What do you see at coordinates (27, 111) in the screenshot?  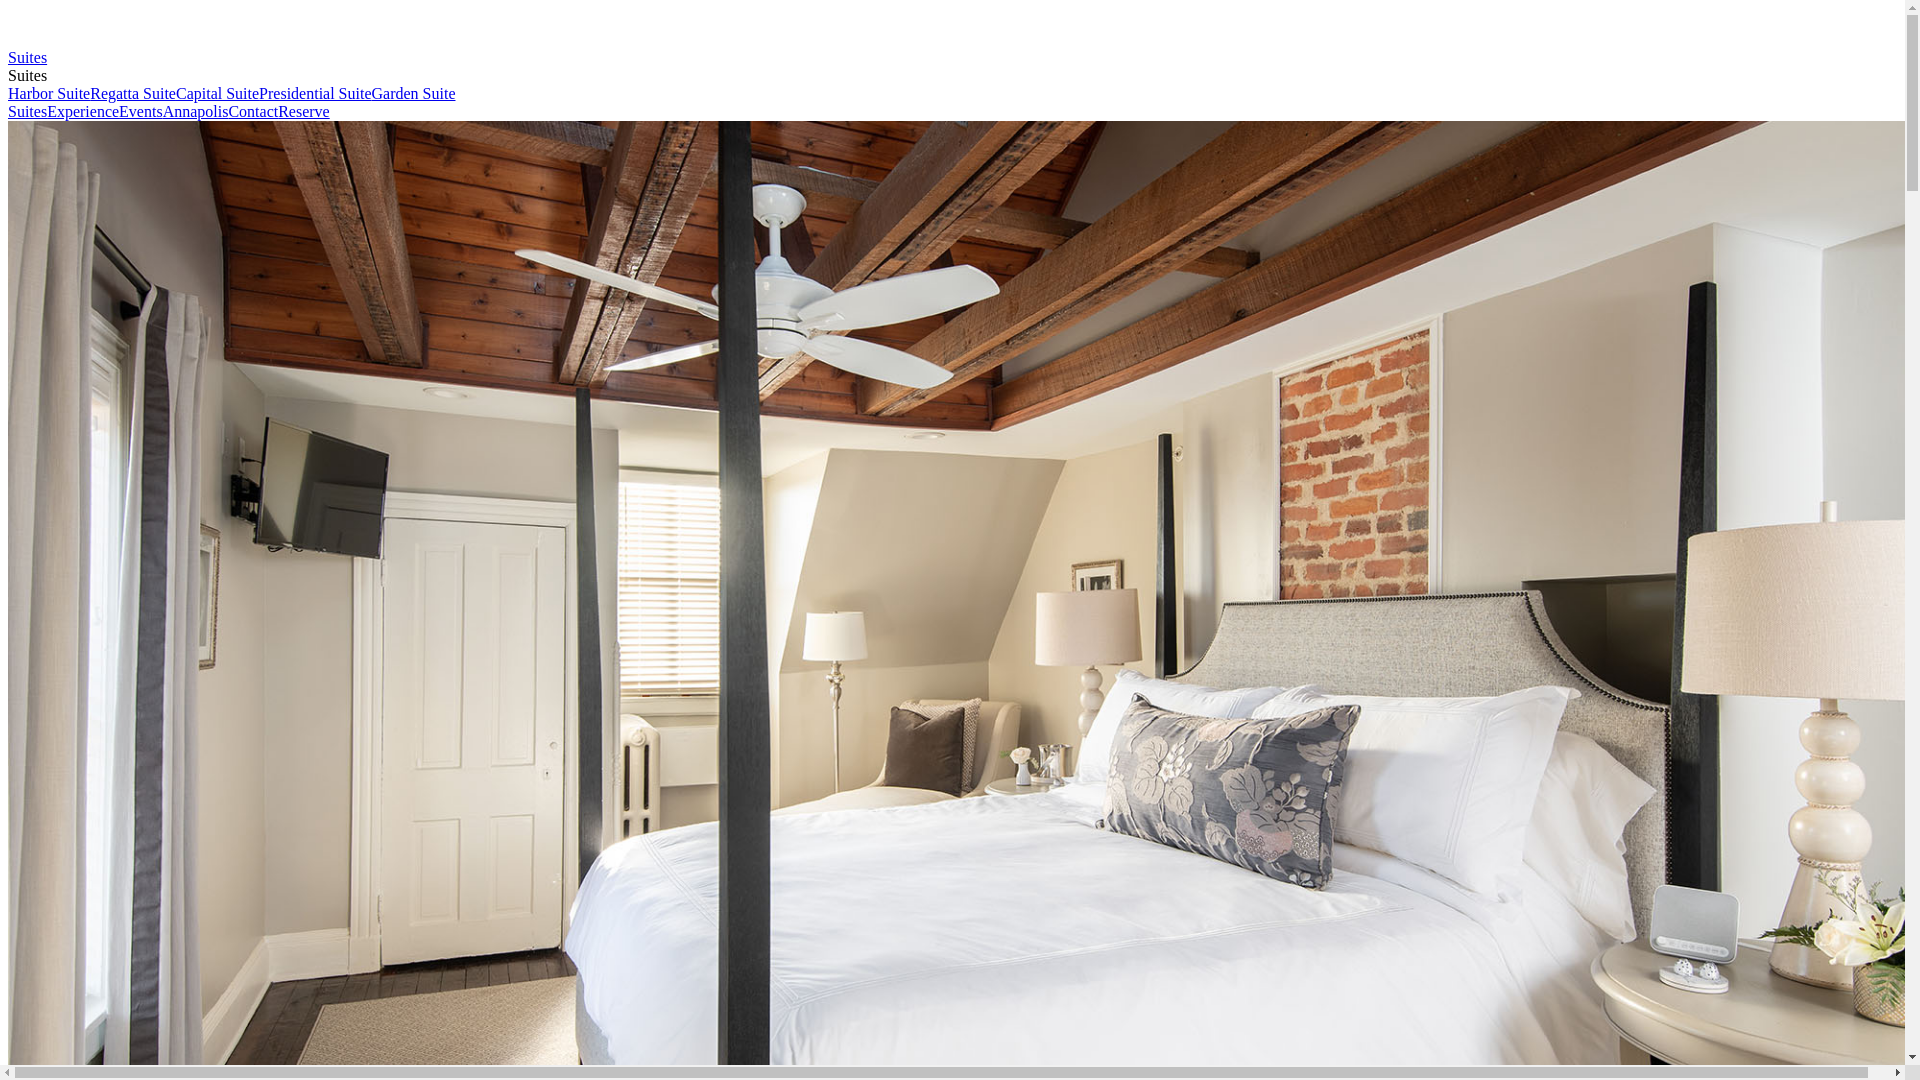 I see `'Suites'` at bounding box center [27, 111].